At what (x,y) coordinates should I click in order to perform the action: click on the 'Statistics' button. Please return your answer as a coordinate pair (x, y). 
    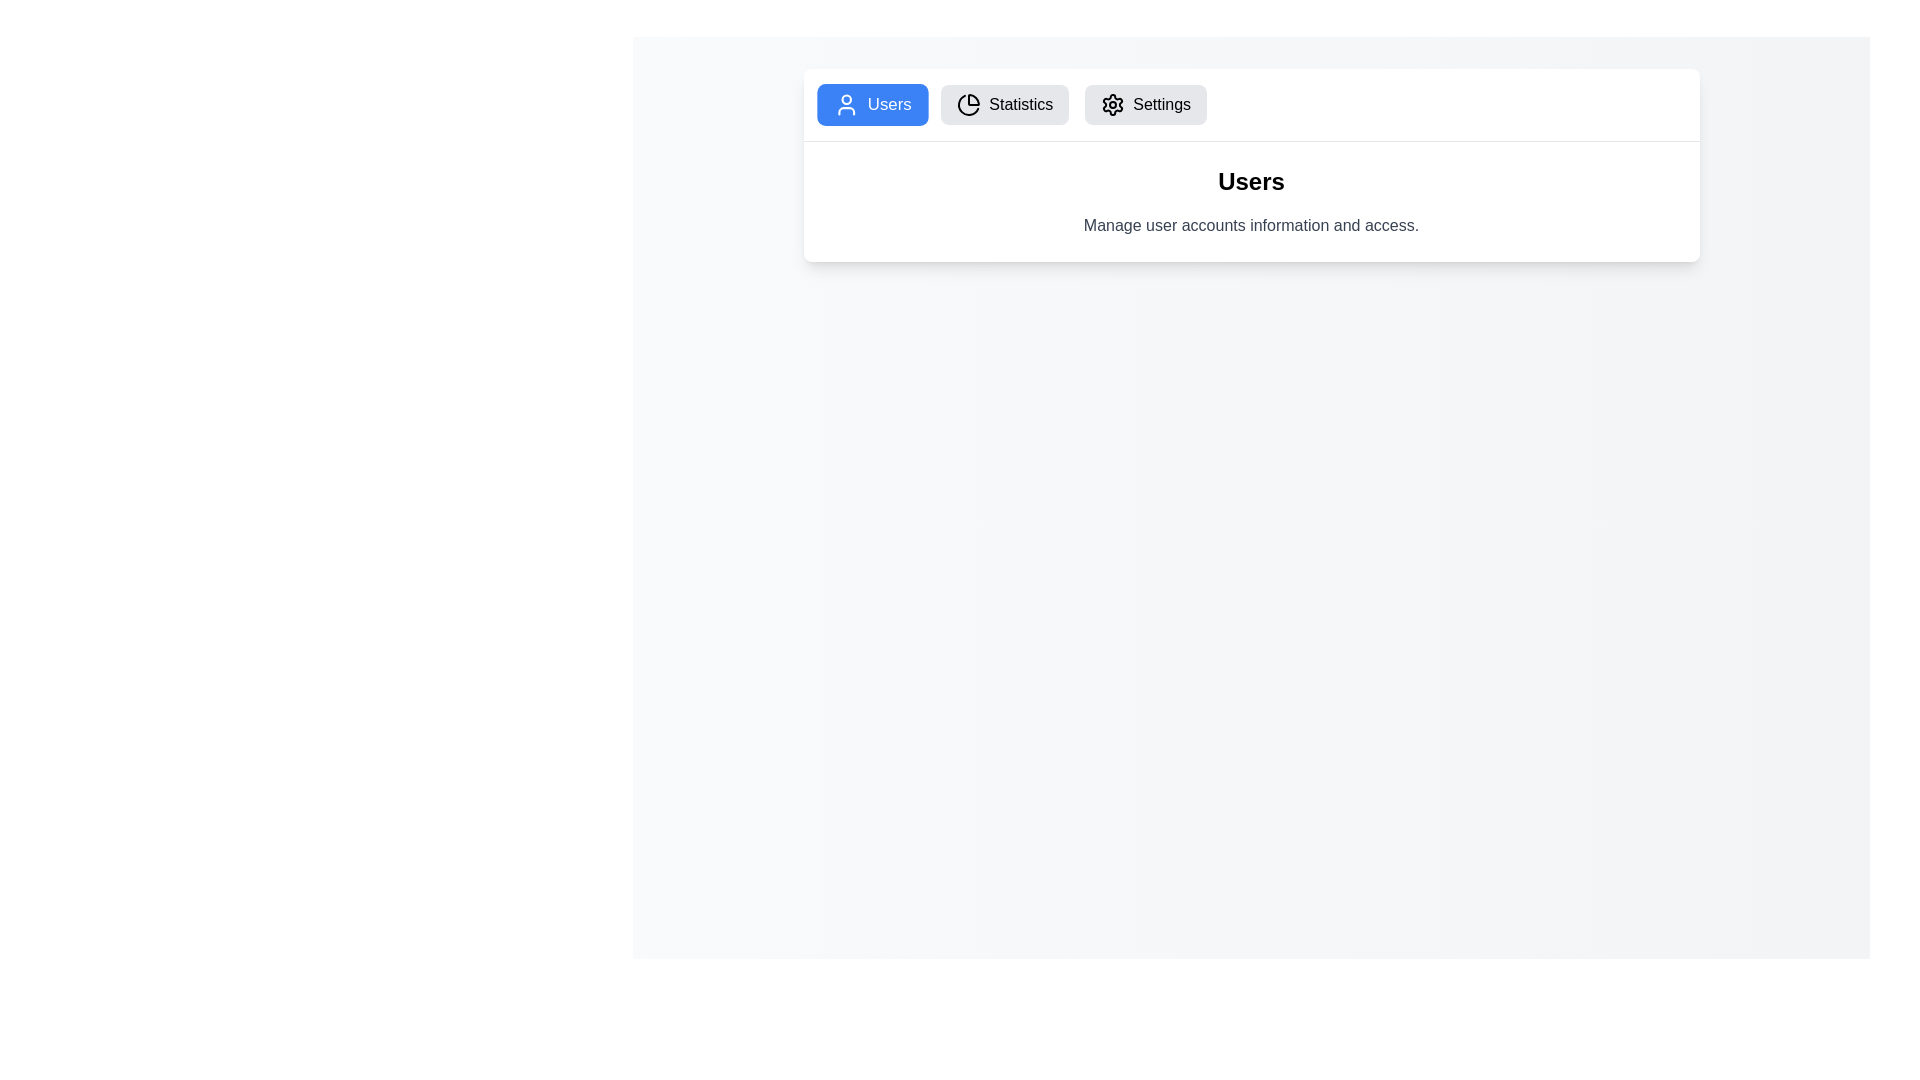
    Looking at the image, I should click on (1005, 104).